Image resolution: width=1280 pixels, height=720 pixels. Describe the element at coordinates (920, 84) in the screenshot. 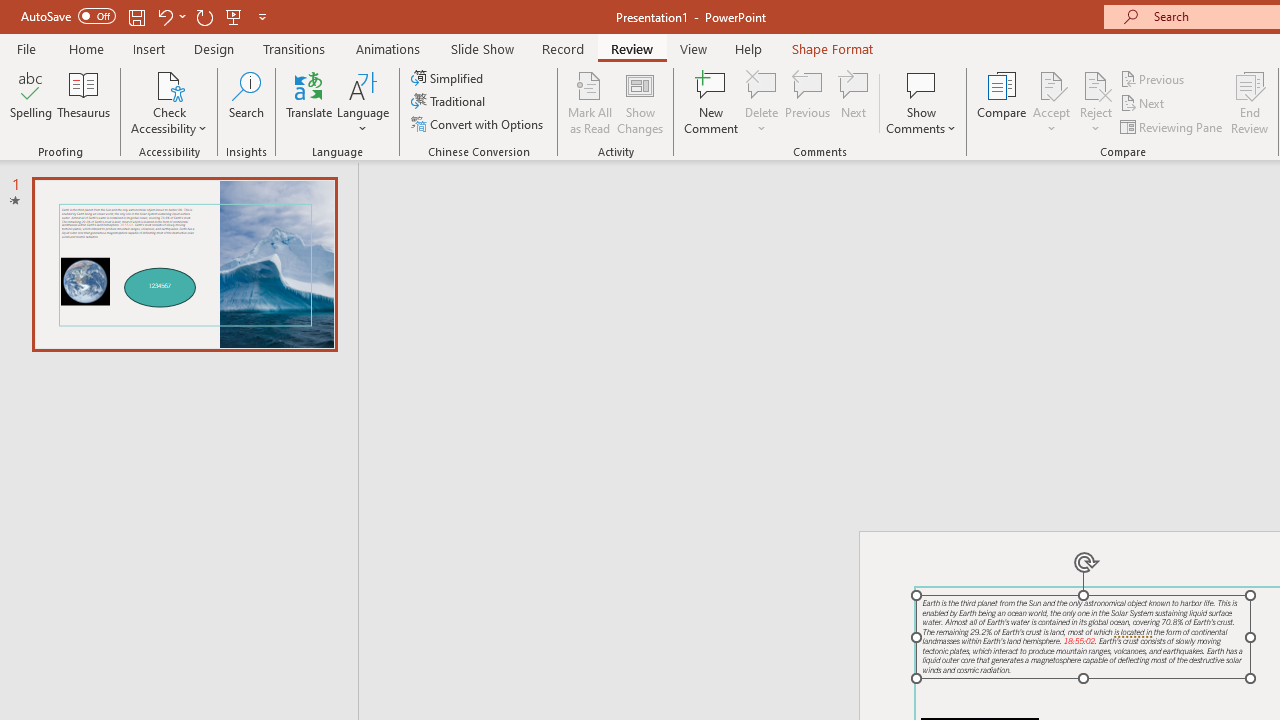

I see `'Show Comments'` at that location.